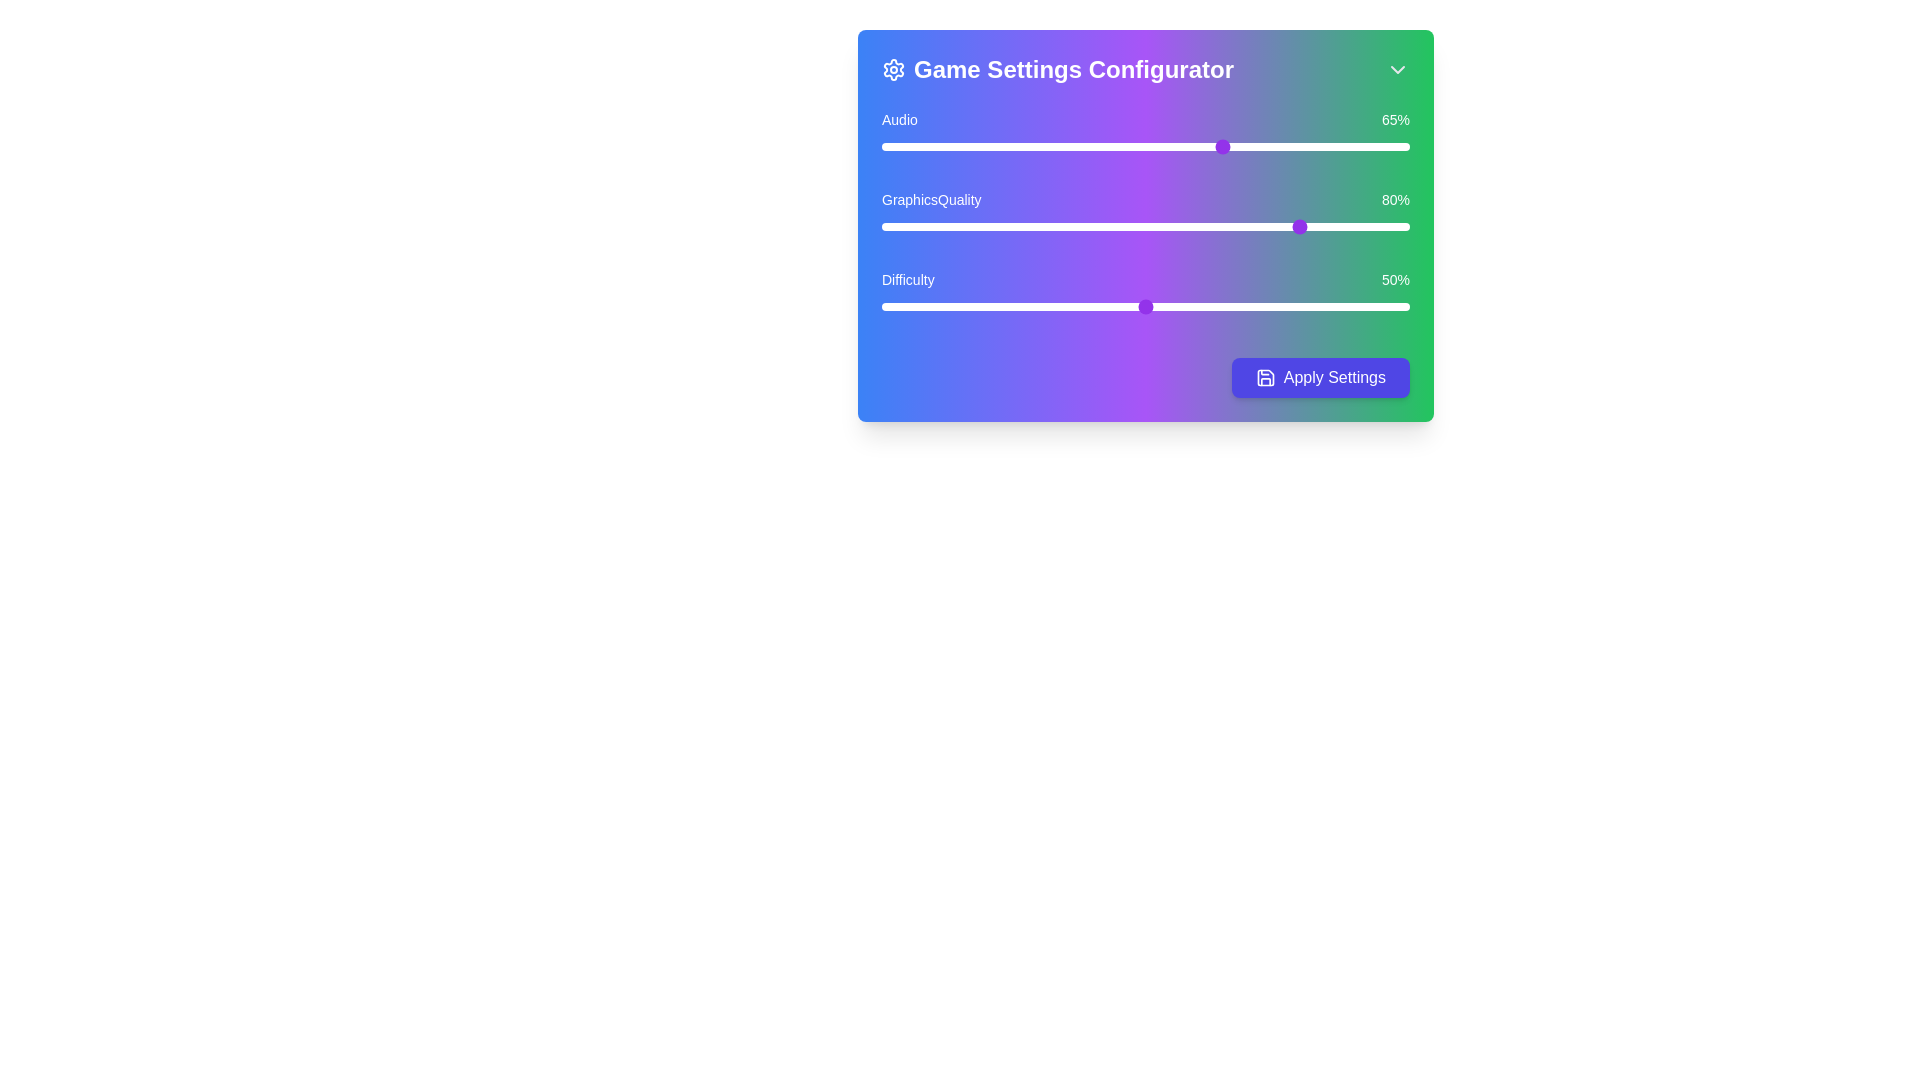  What do you see at coordinates (1320, 378) in the screenshot?
I see `the confirm button in the 'Game Settings Configurator' to apply settings` at bounding box center [1320, 378].